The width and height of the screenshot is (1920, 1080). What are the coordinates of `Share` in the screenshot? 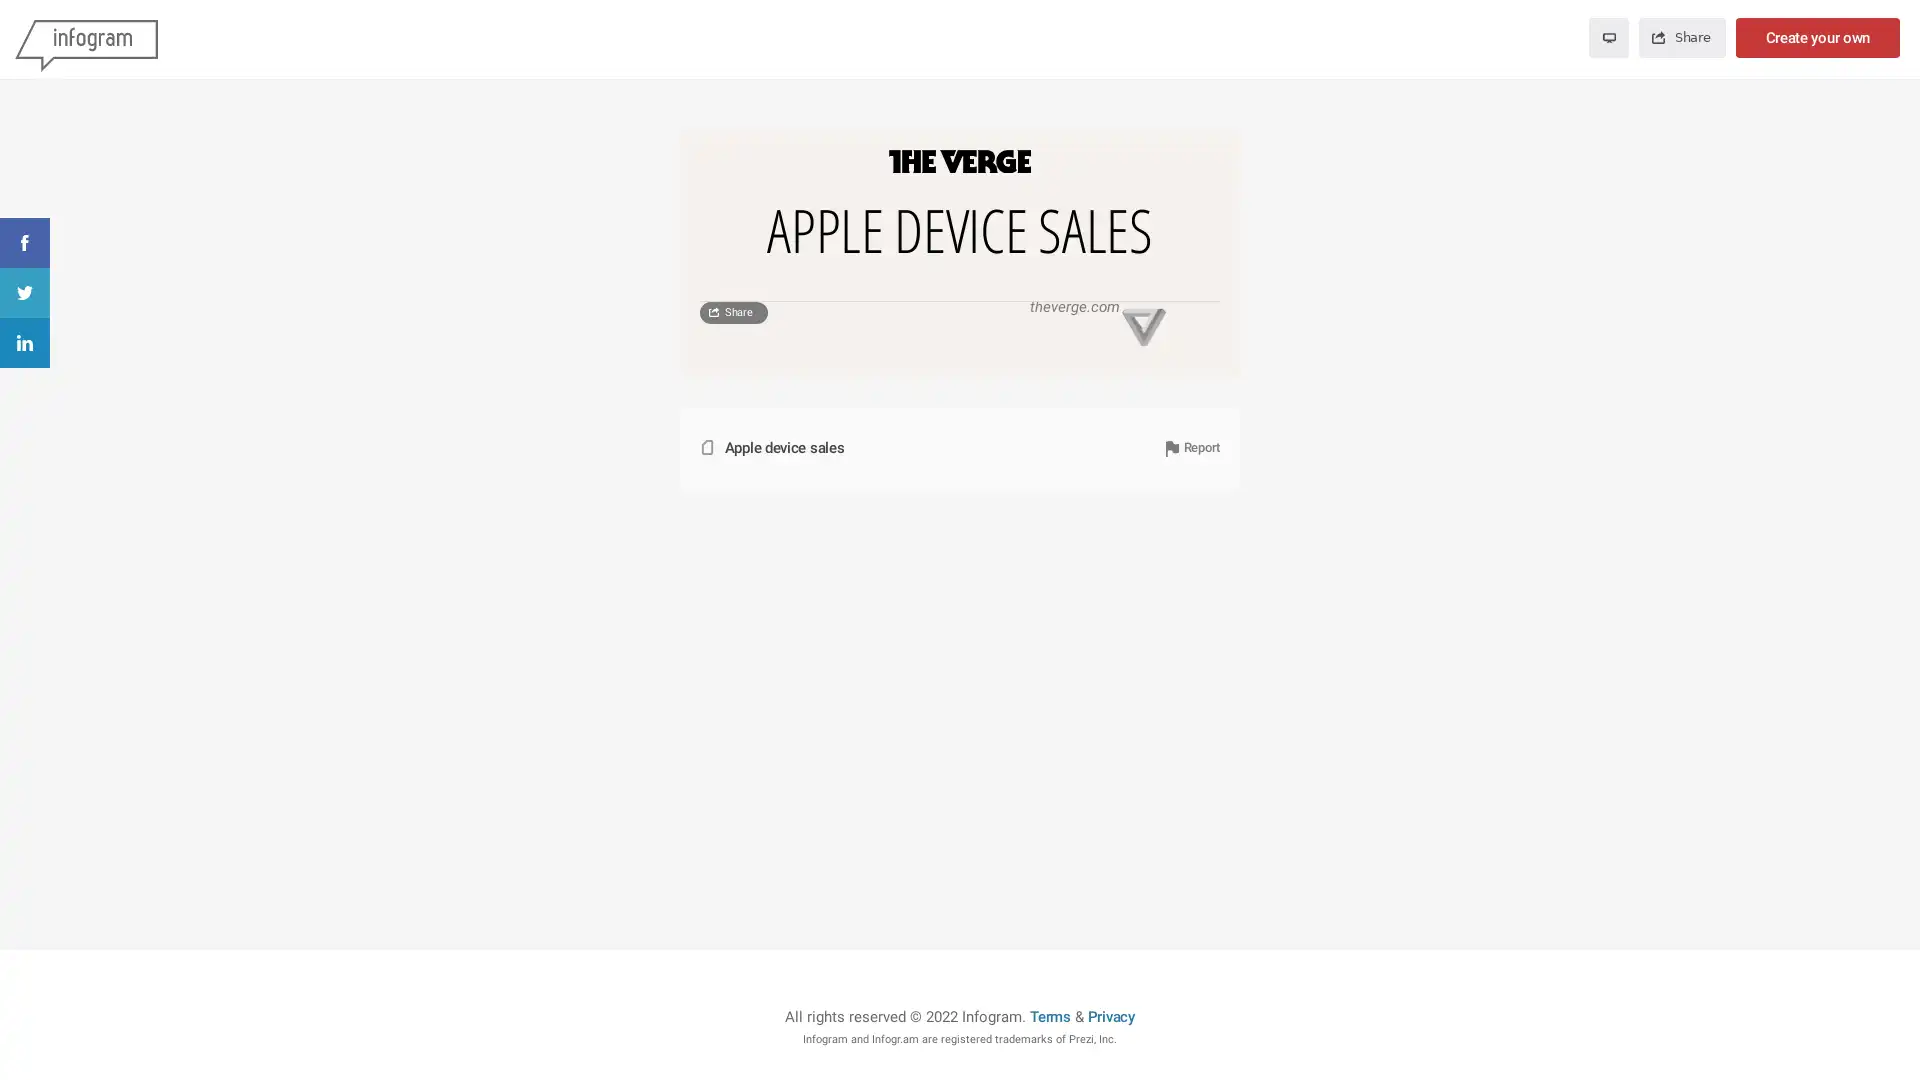 It's located at (732, 704).